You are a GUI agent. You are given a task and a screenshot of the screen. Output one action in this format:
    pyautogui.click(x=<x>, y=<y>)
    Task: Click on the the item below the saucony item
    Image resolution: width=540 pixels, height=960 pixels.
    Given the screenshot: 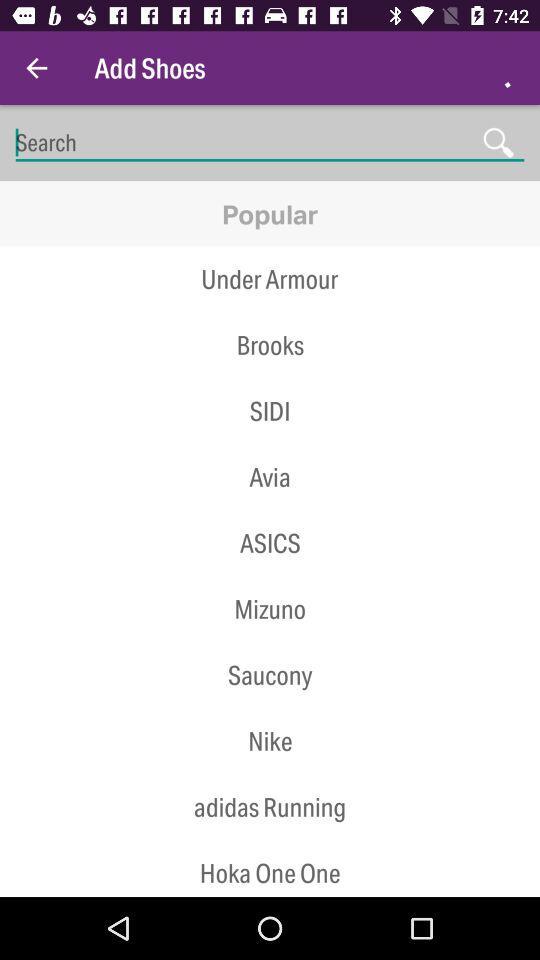 What is the action you would take?
    pyautogui.click(x=270, y=740)
    